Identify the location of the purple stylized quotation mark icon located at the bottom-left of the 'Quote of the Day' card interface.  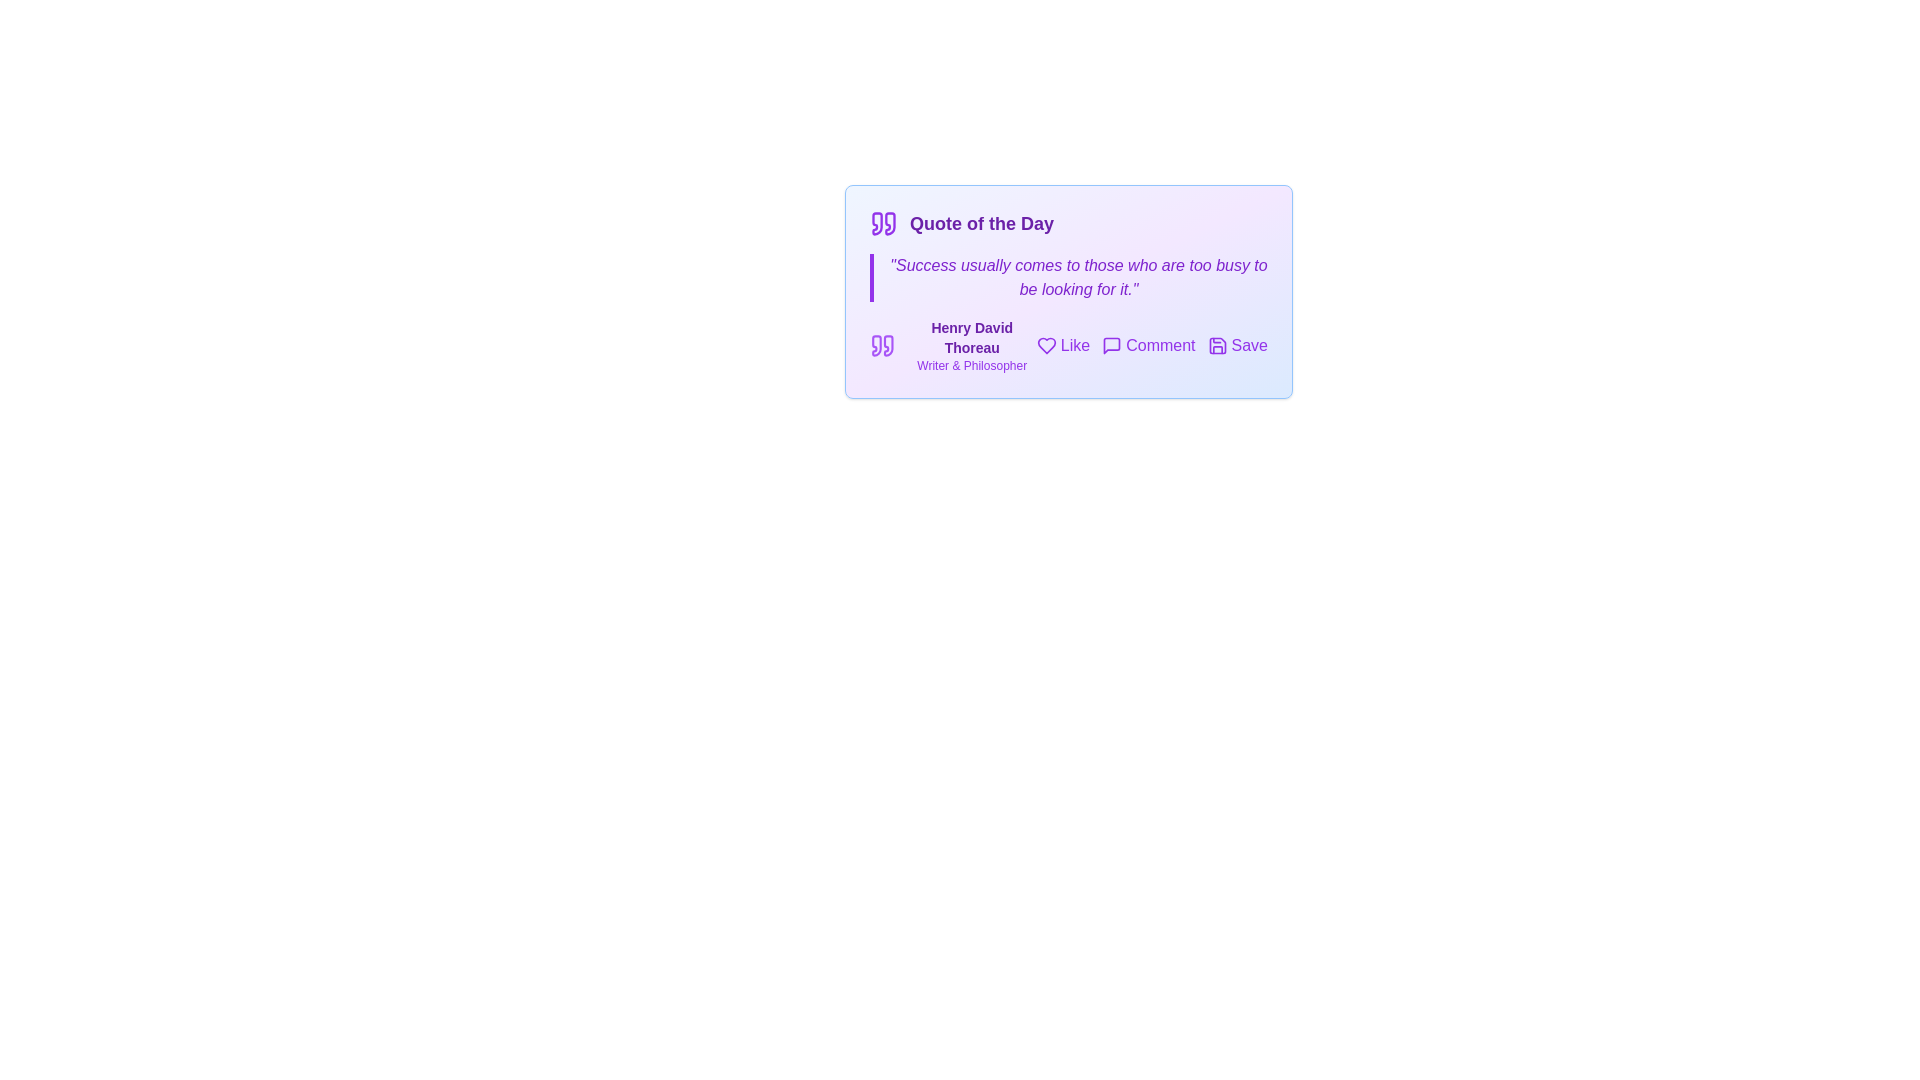
(876, 345).